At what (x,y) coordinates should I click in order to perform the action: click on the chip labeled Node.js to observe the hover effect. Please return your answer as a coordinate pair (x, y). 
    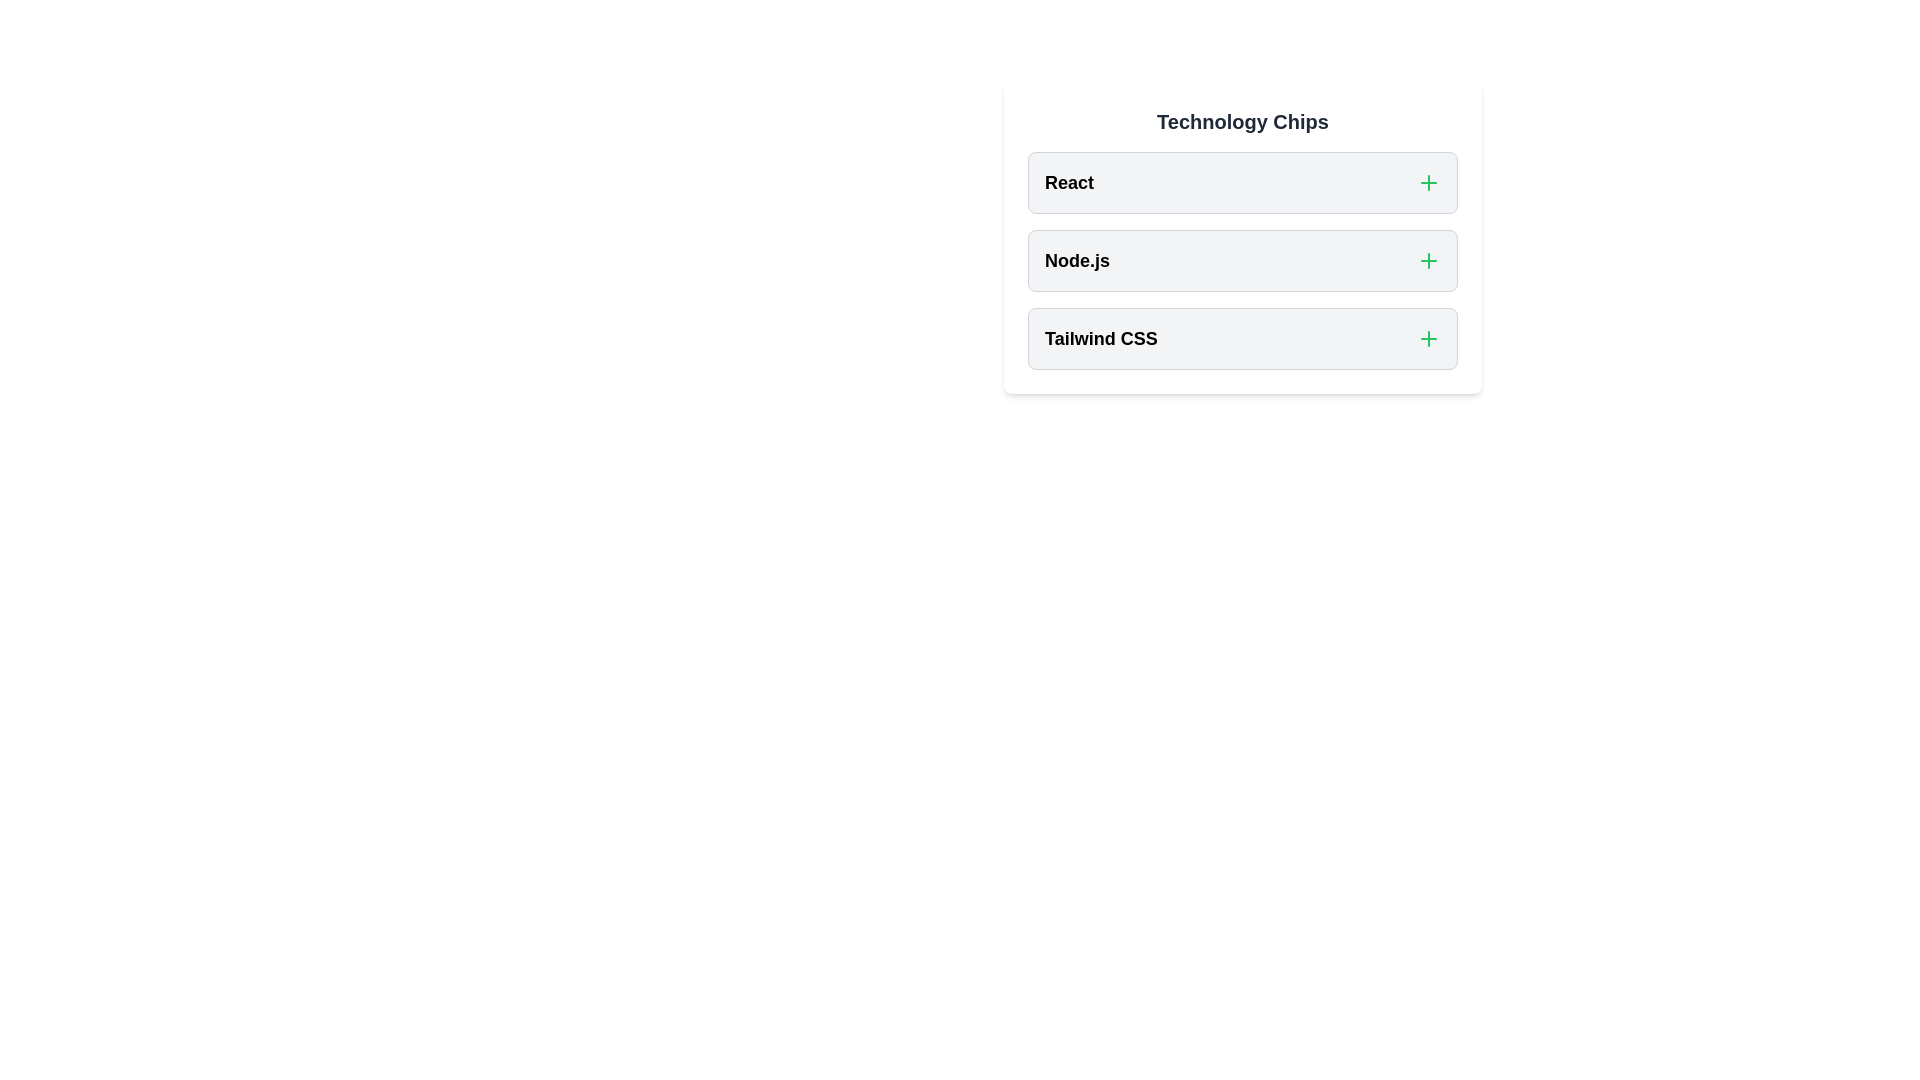
    Looking at the image, I should click on (1242, 260).